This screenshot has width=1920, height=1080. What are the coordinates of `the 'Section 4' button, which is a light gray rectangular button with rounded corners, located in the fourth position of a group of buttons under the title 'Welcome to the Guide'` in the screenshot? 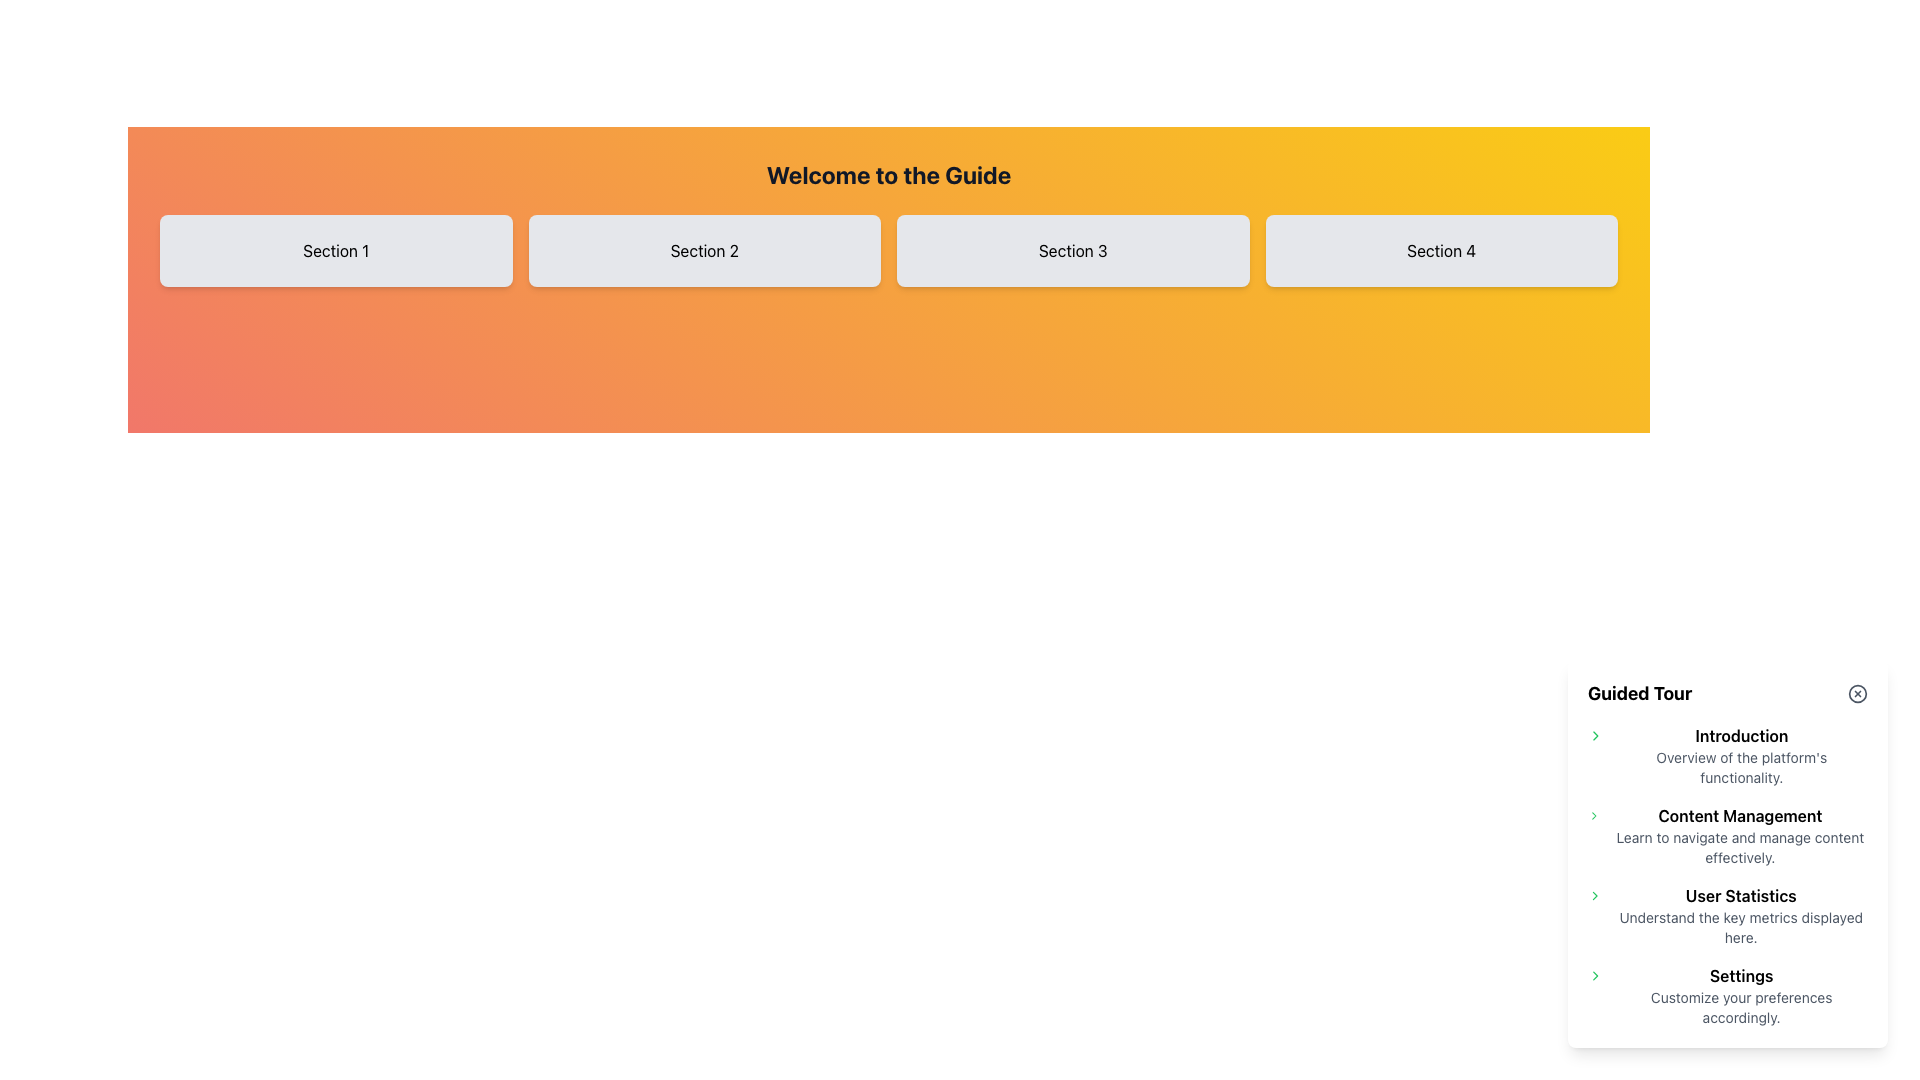 It's located at (1441, 249).